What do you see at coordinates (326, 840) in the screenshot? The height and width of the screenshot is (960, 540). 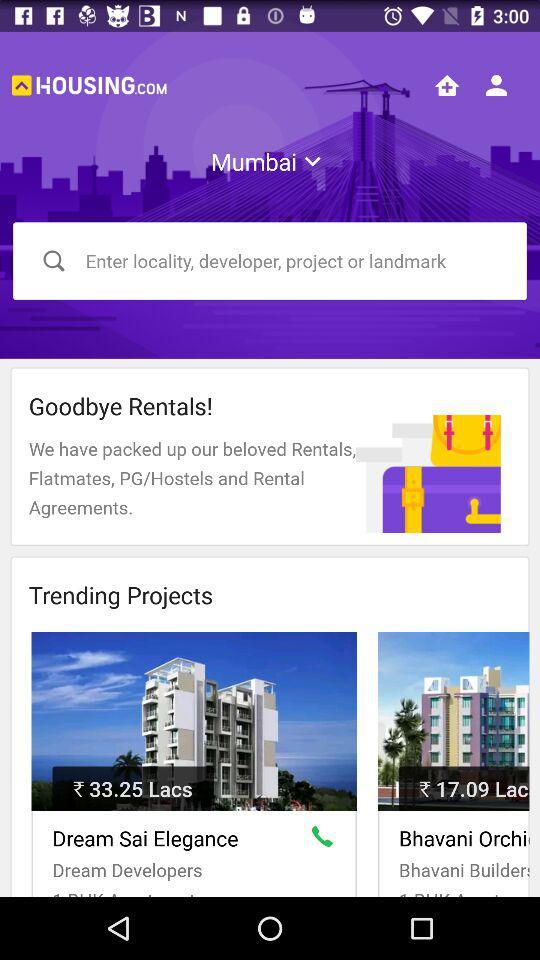 I see `call this company` at bounding box center [326, 840].